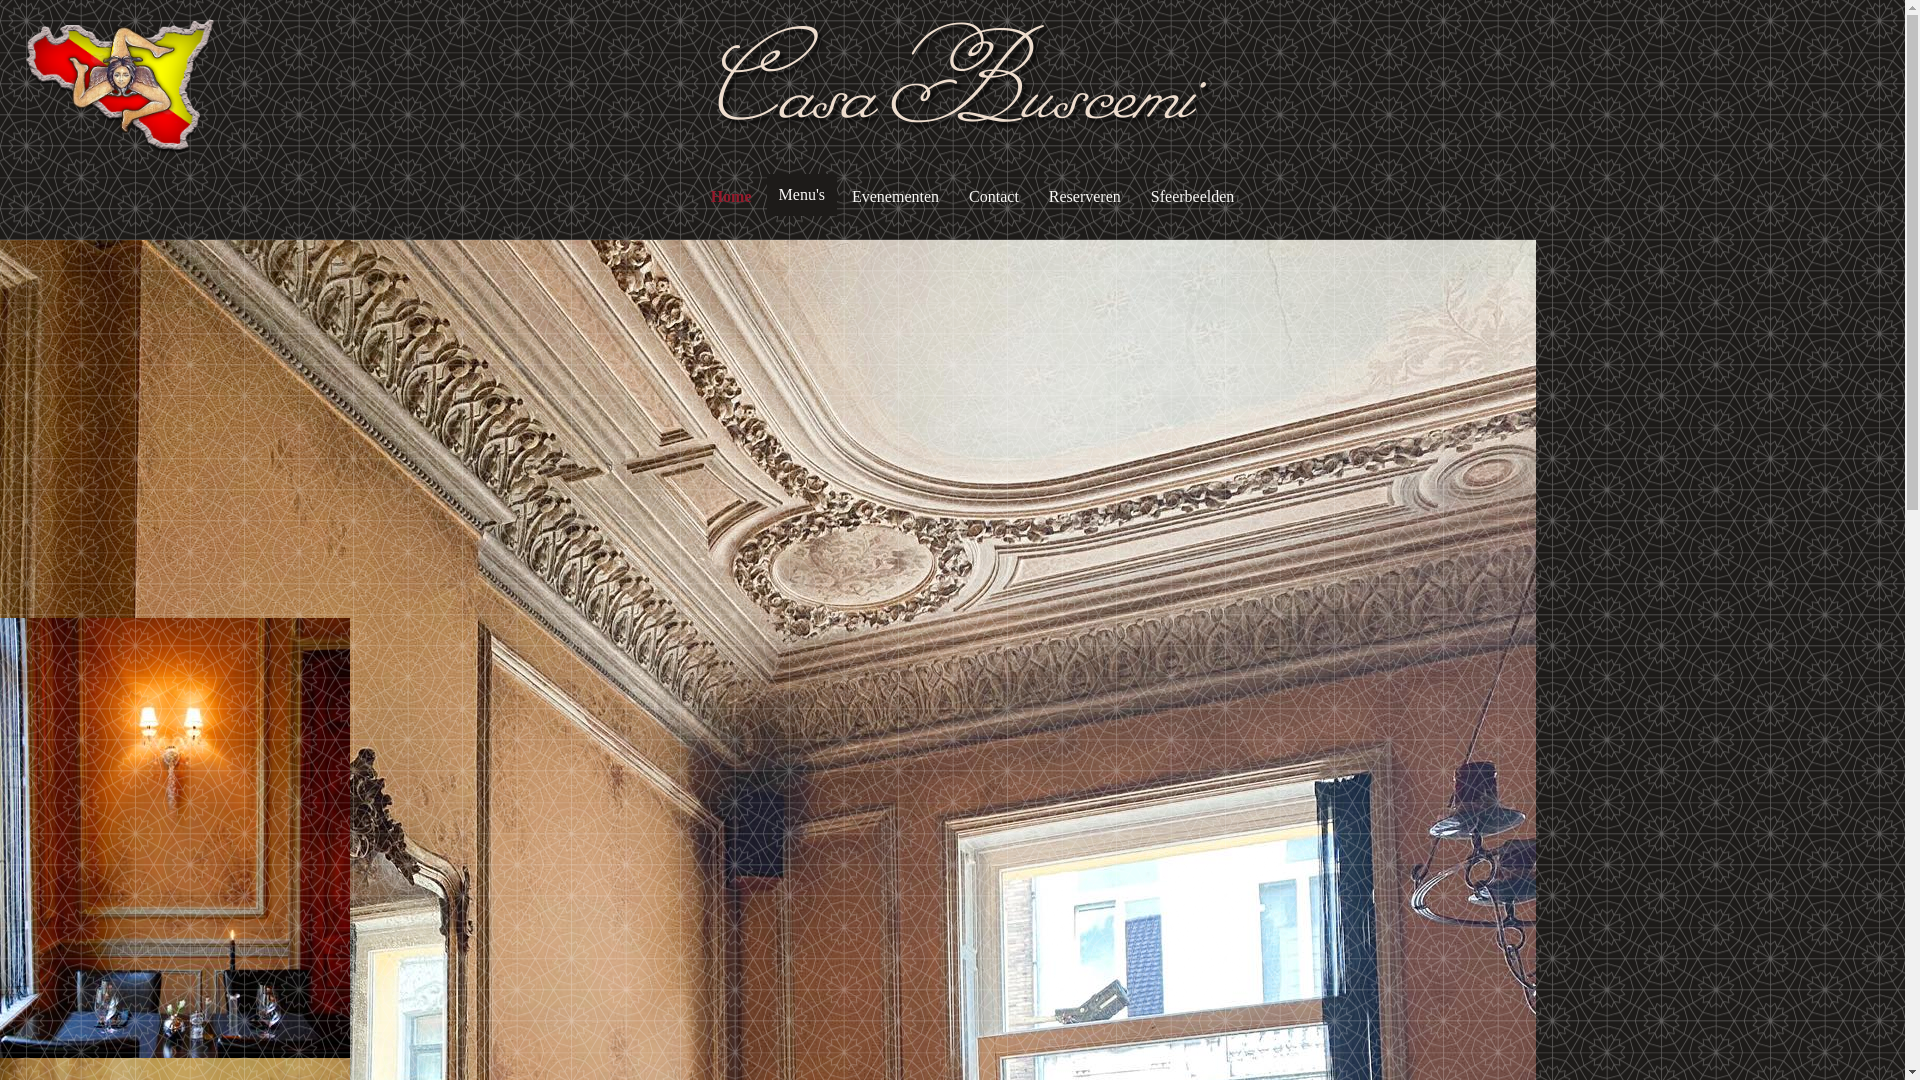  What do you see at coordinates (1083, 196) in the screenshot?
I see `'Reserveren'` at bounding box center [1083, 196].